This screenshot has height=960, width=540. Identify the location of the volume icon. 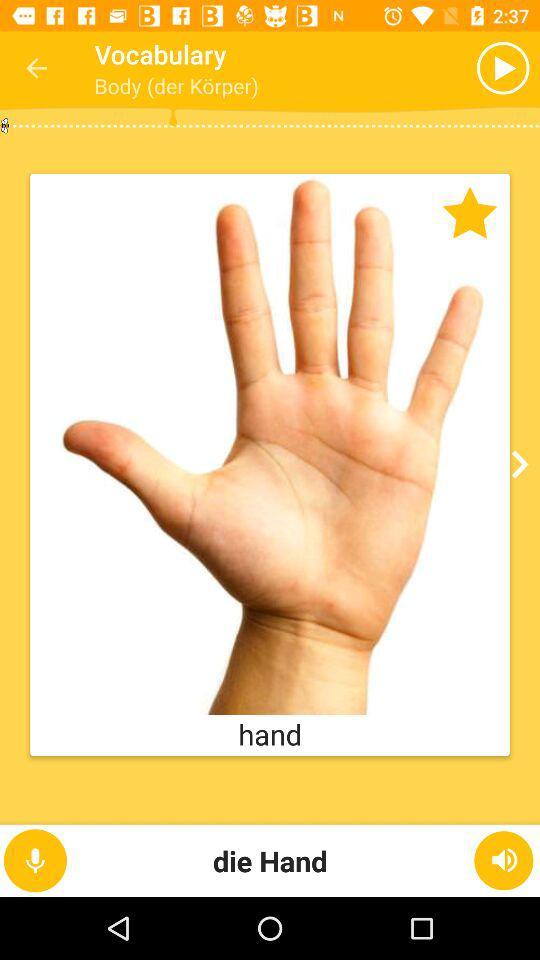
(503, 859).